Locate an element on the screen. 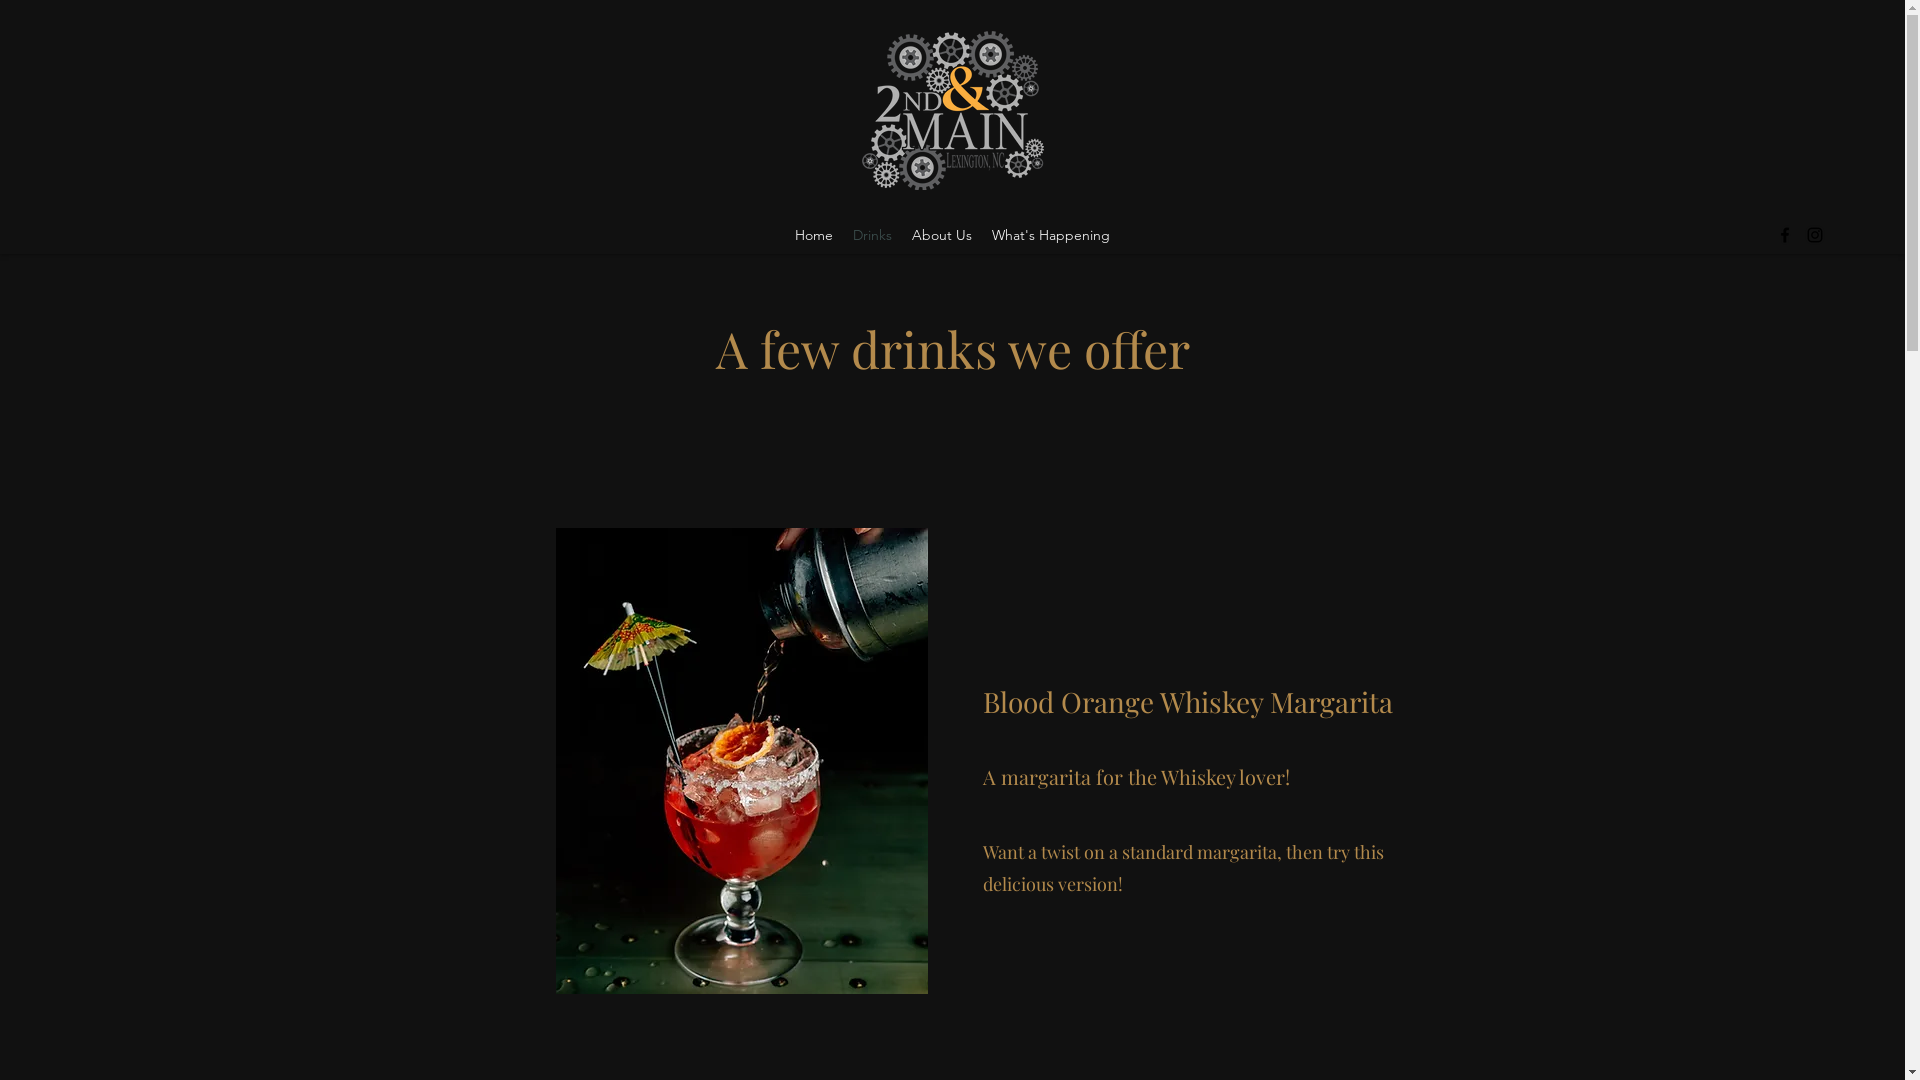 The height and width of the screenshot is (1080, 1920). 'What's Happening' is located at coordinates (1050, 234).